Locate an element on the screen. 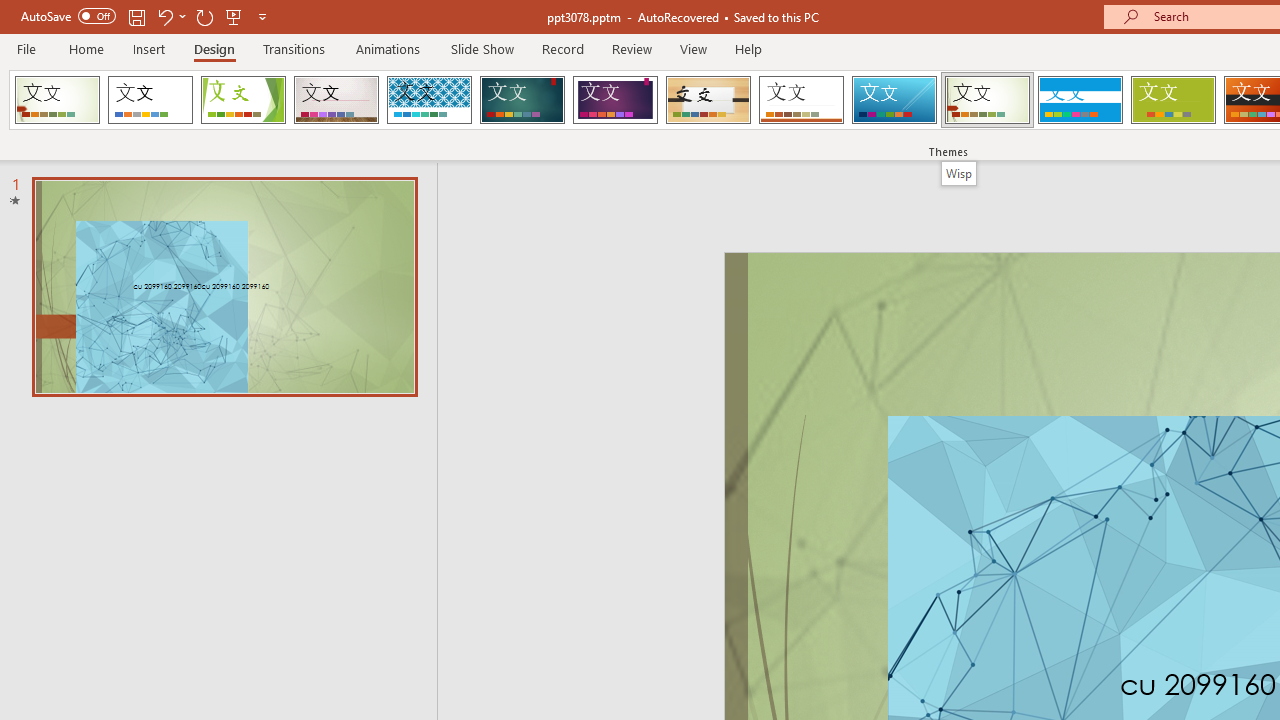 The height and width of the screenshot is (720, 1280). 'Save' is located at coordinates (135, 16).